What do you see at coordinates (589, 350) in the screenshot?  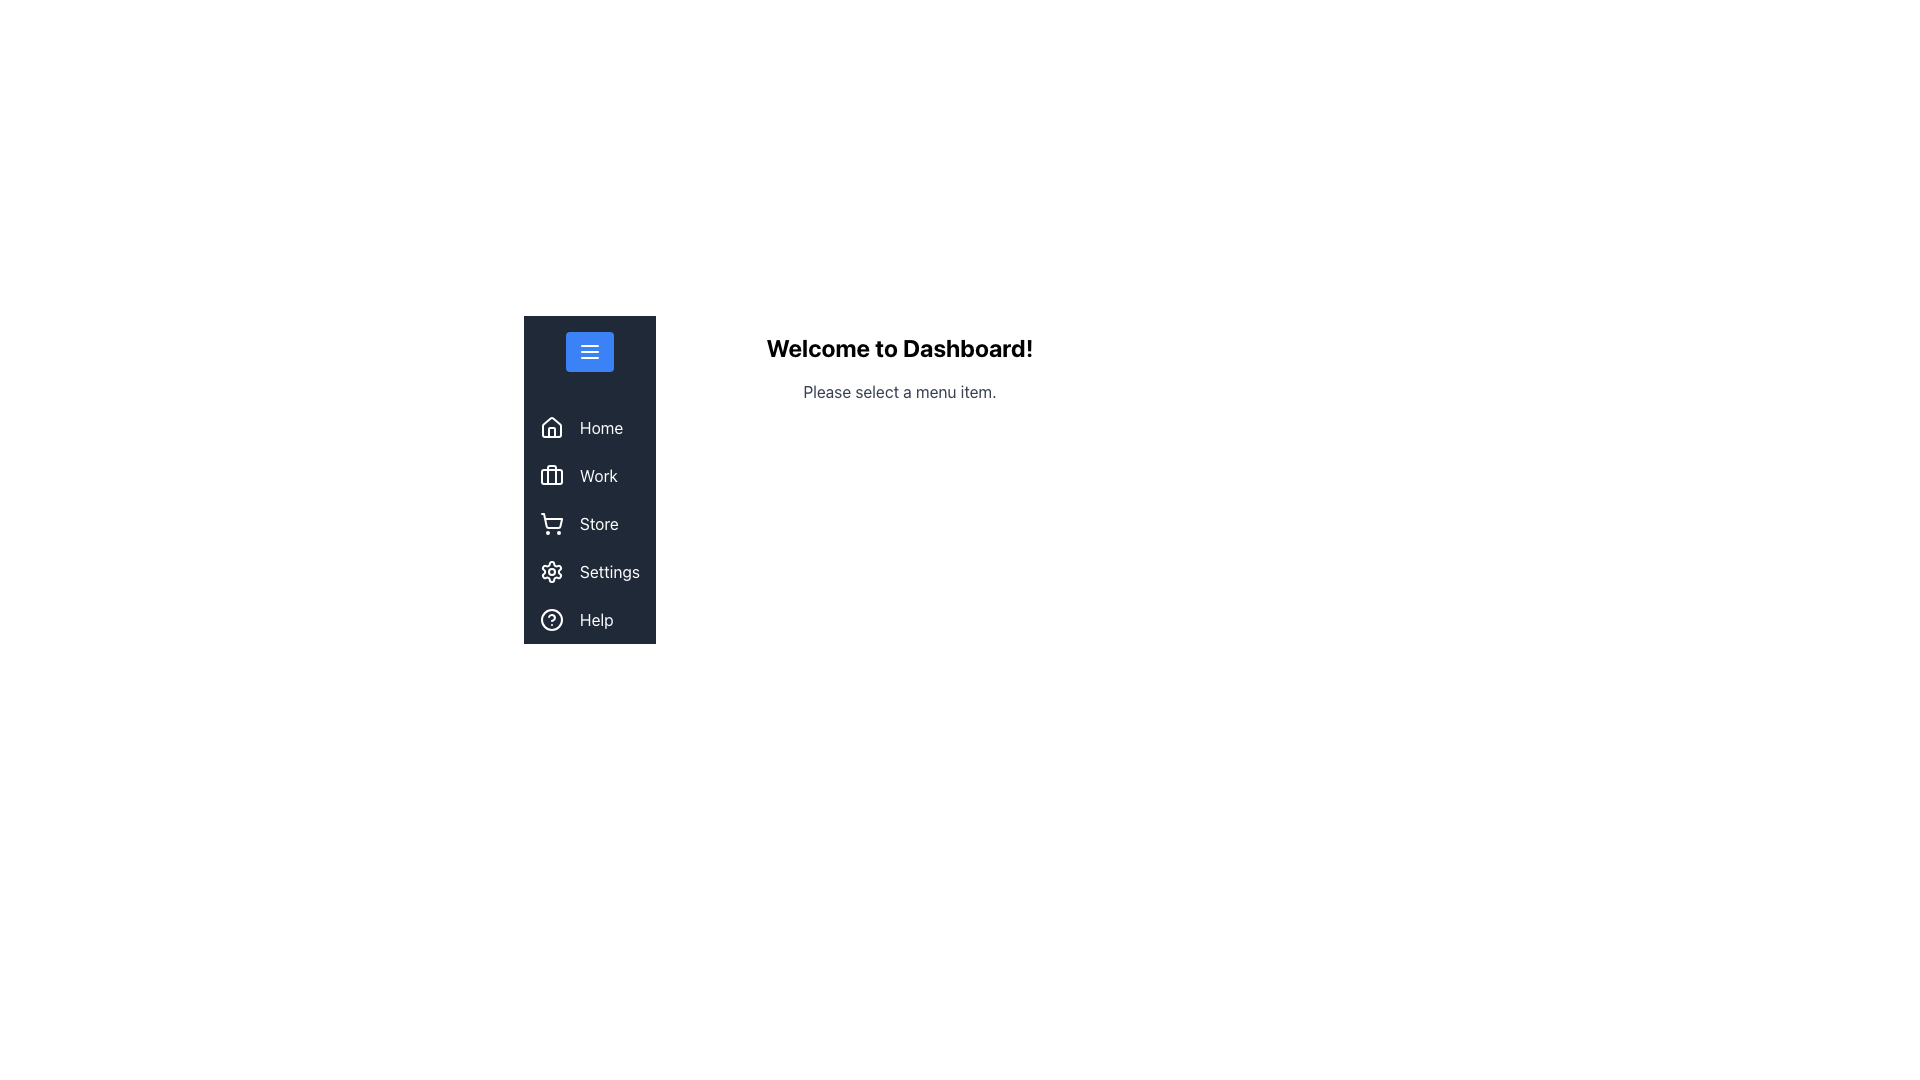 I see `the rectangular button with a blue background and a white hamburger menu icon located at the top of the vertical navigation bar on the left side of the interface` at bounding box center [589, 350].